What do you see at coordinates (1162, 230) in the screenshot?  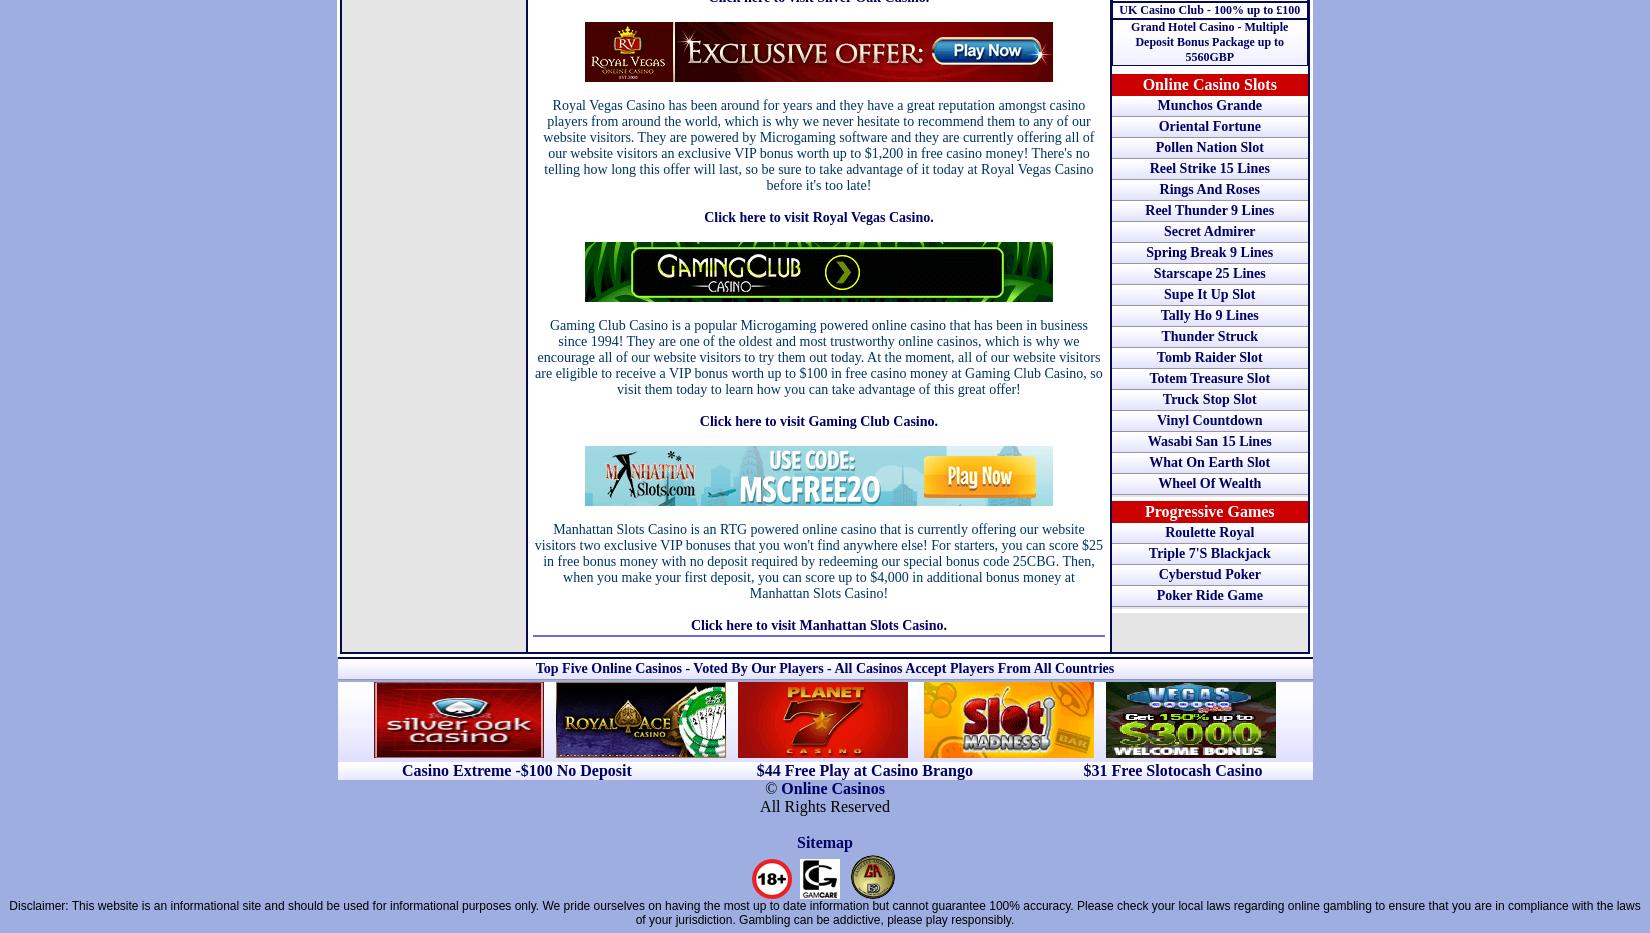 I see `'Secret Admirer'` at bounding box center [1162, 230].